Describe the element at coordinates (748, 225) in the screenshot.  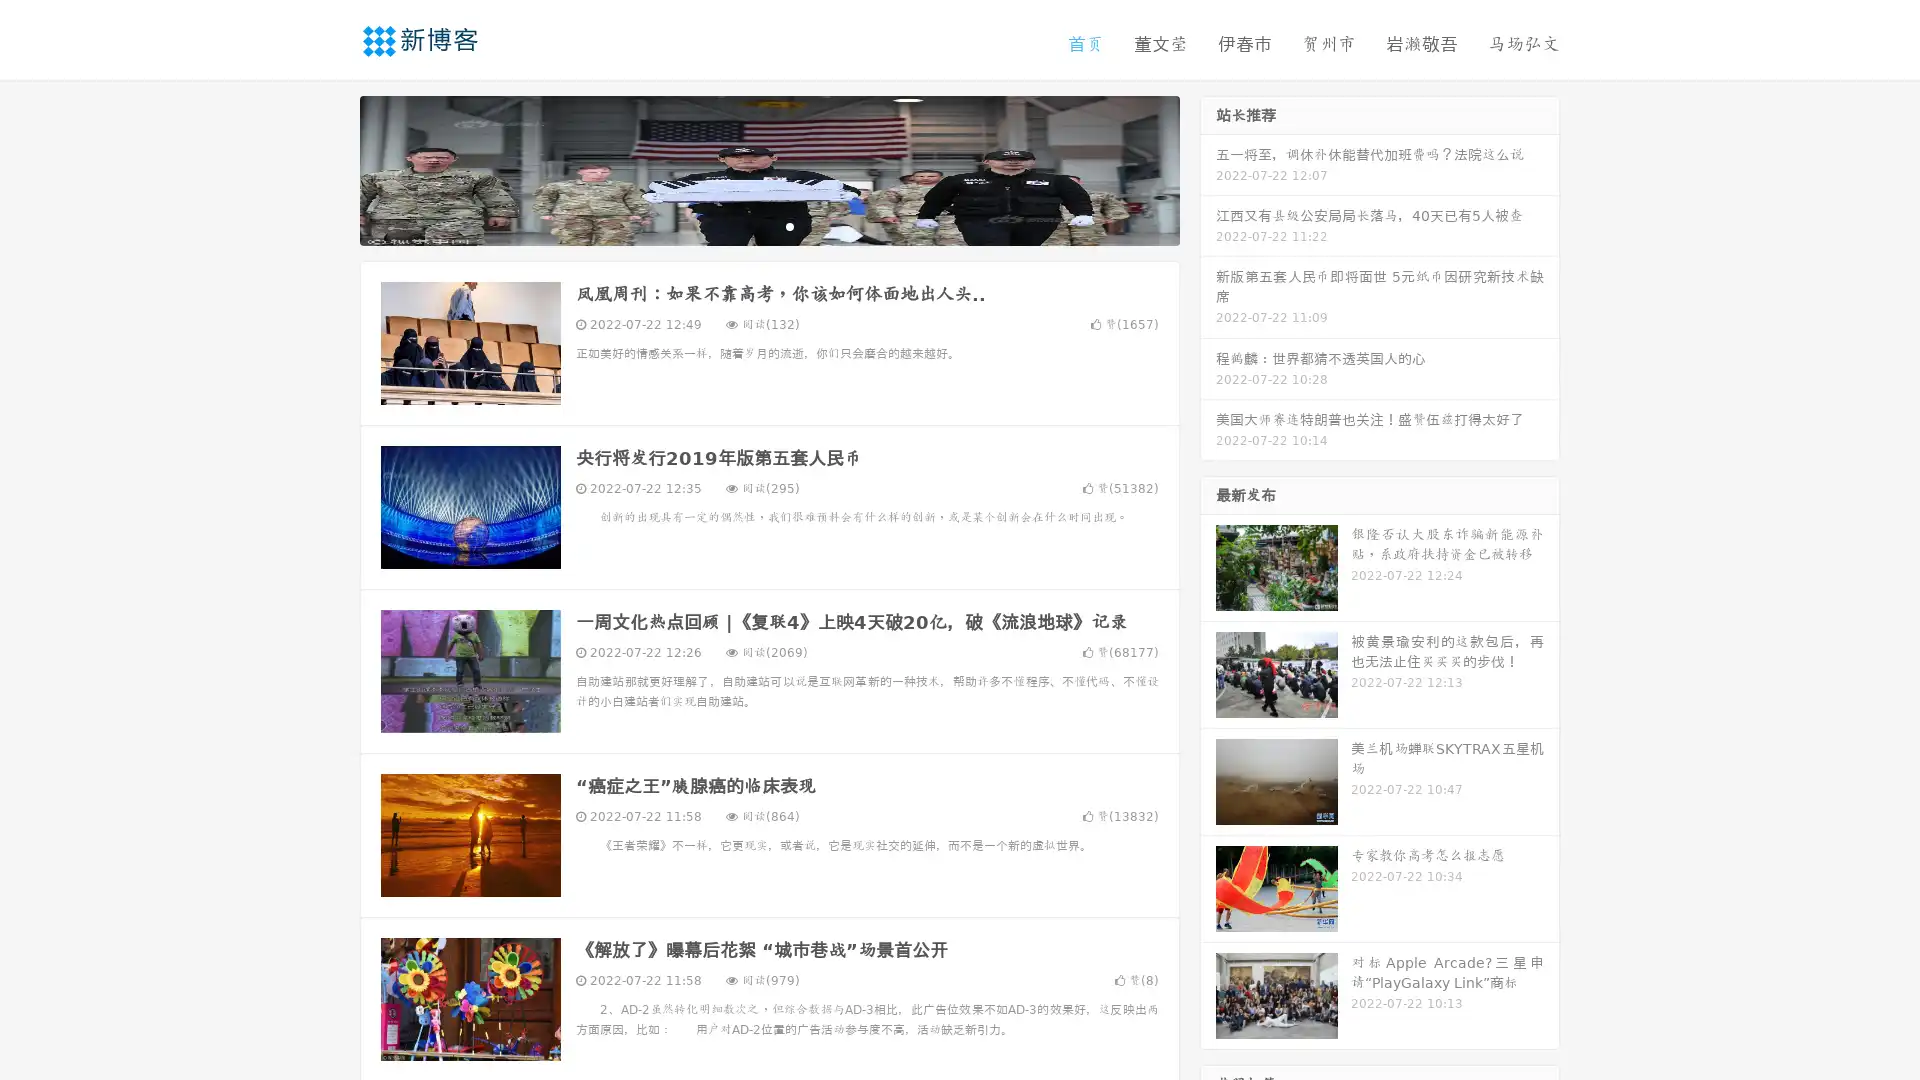
I see `Go to slide 1` at that location.